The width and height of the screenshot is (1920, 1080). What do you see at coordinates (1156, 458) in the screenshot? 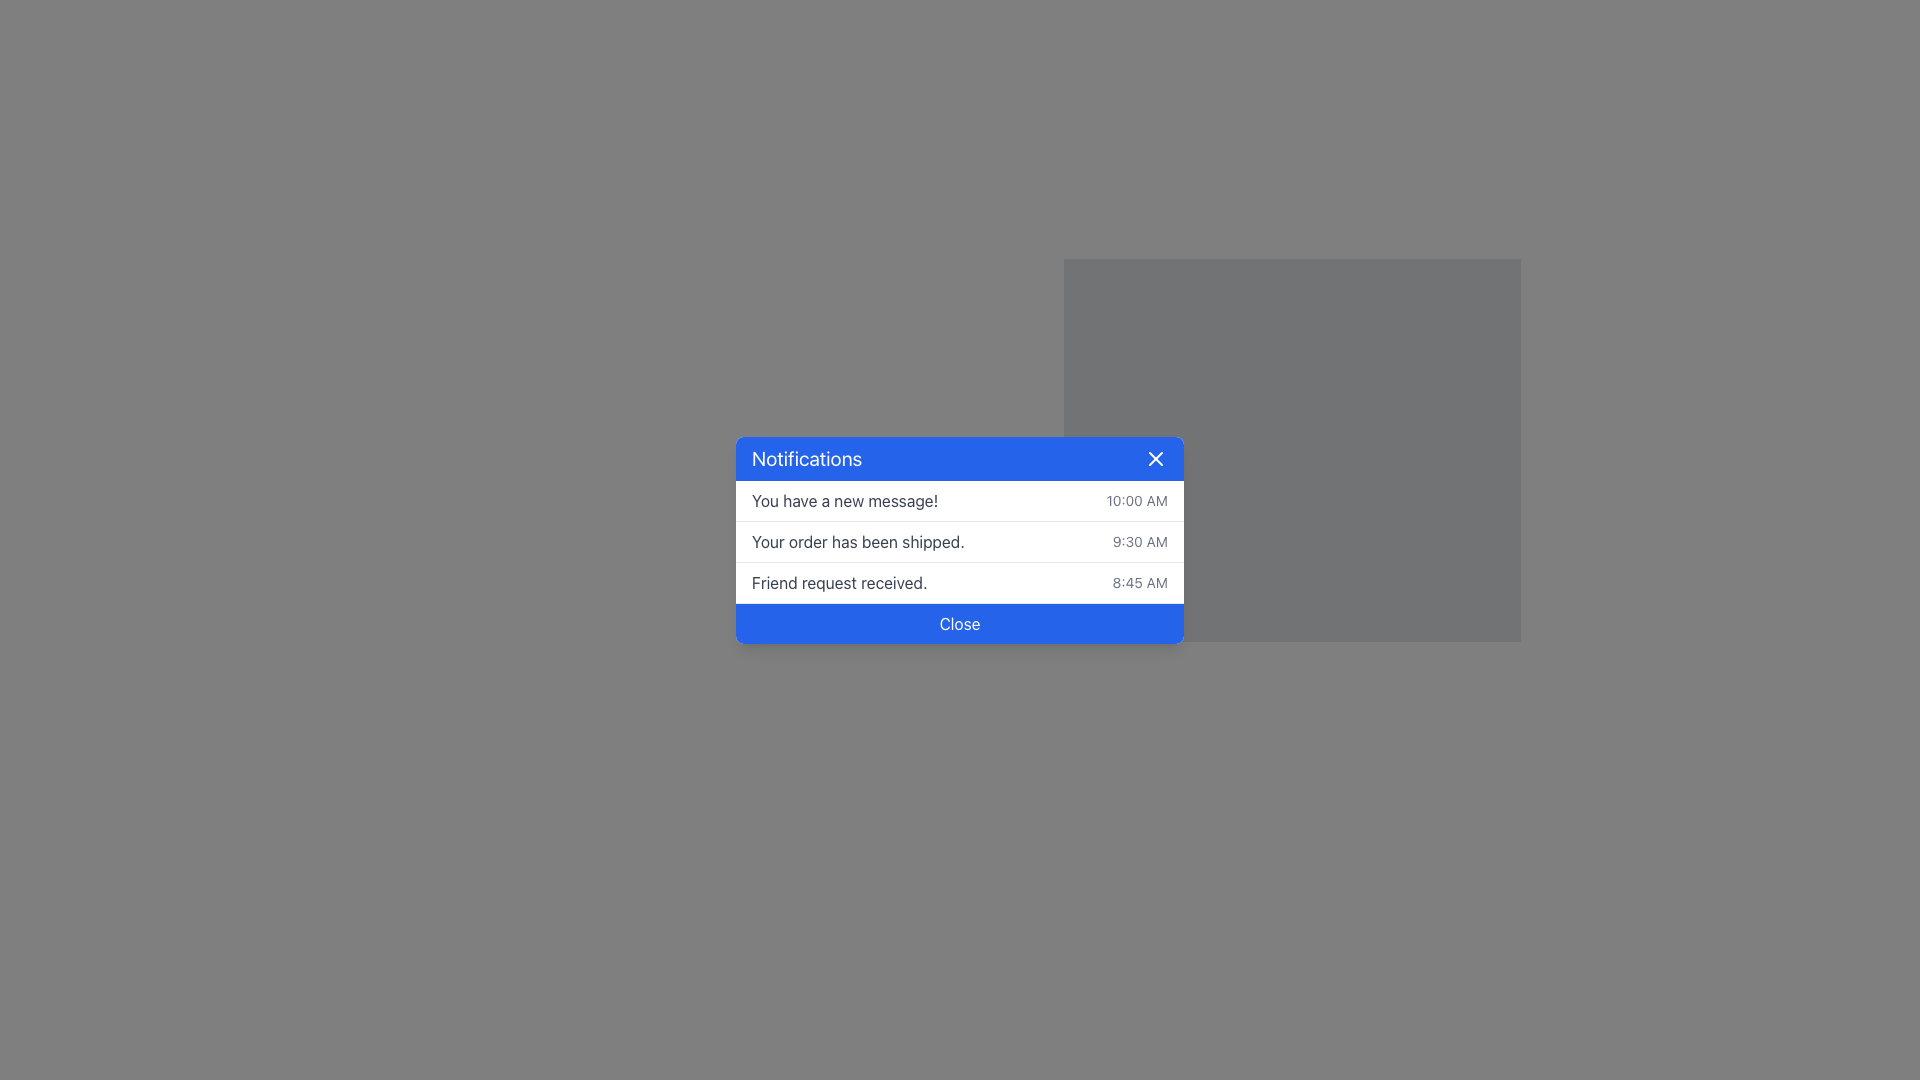
I see `the close button located in the top-right corner of the blue notification modal` at bounding box center [1156, 458].